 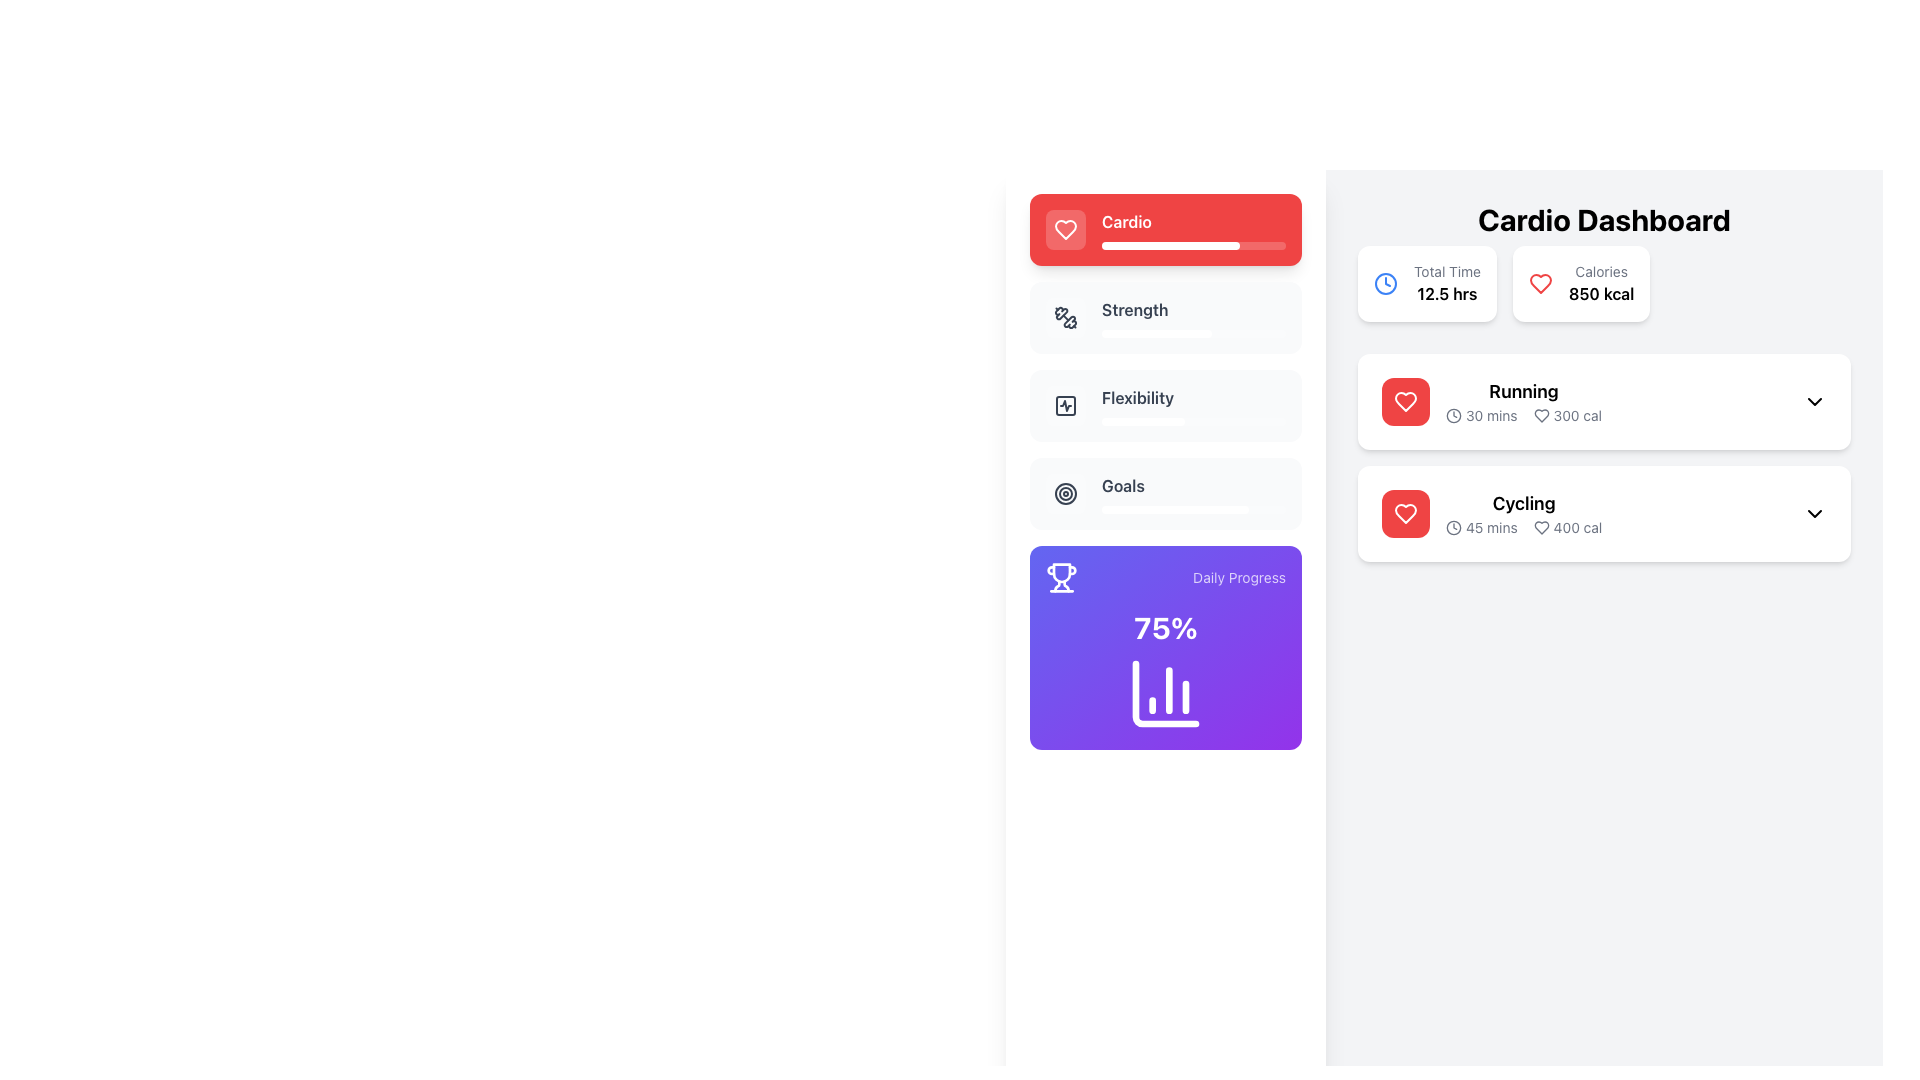 What do you see at coordinates (1194, 508) in the screenshot?
I see `Progress Bar located below the 'Goals' section, which visually represents the completion percentage of a goal` at bounding box center [1194, 508].